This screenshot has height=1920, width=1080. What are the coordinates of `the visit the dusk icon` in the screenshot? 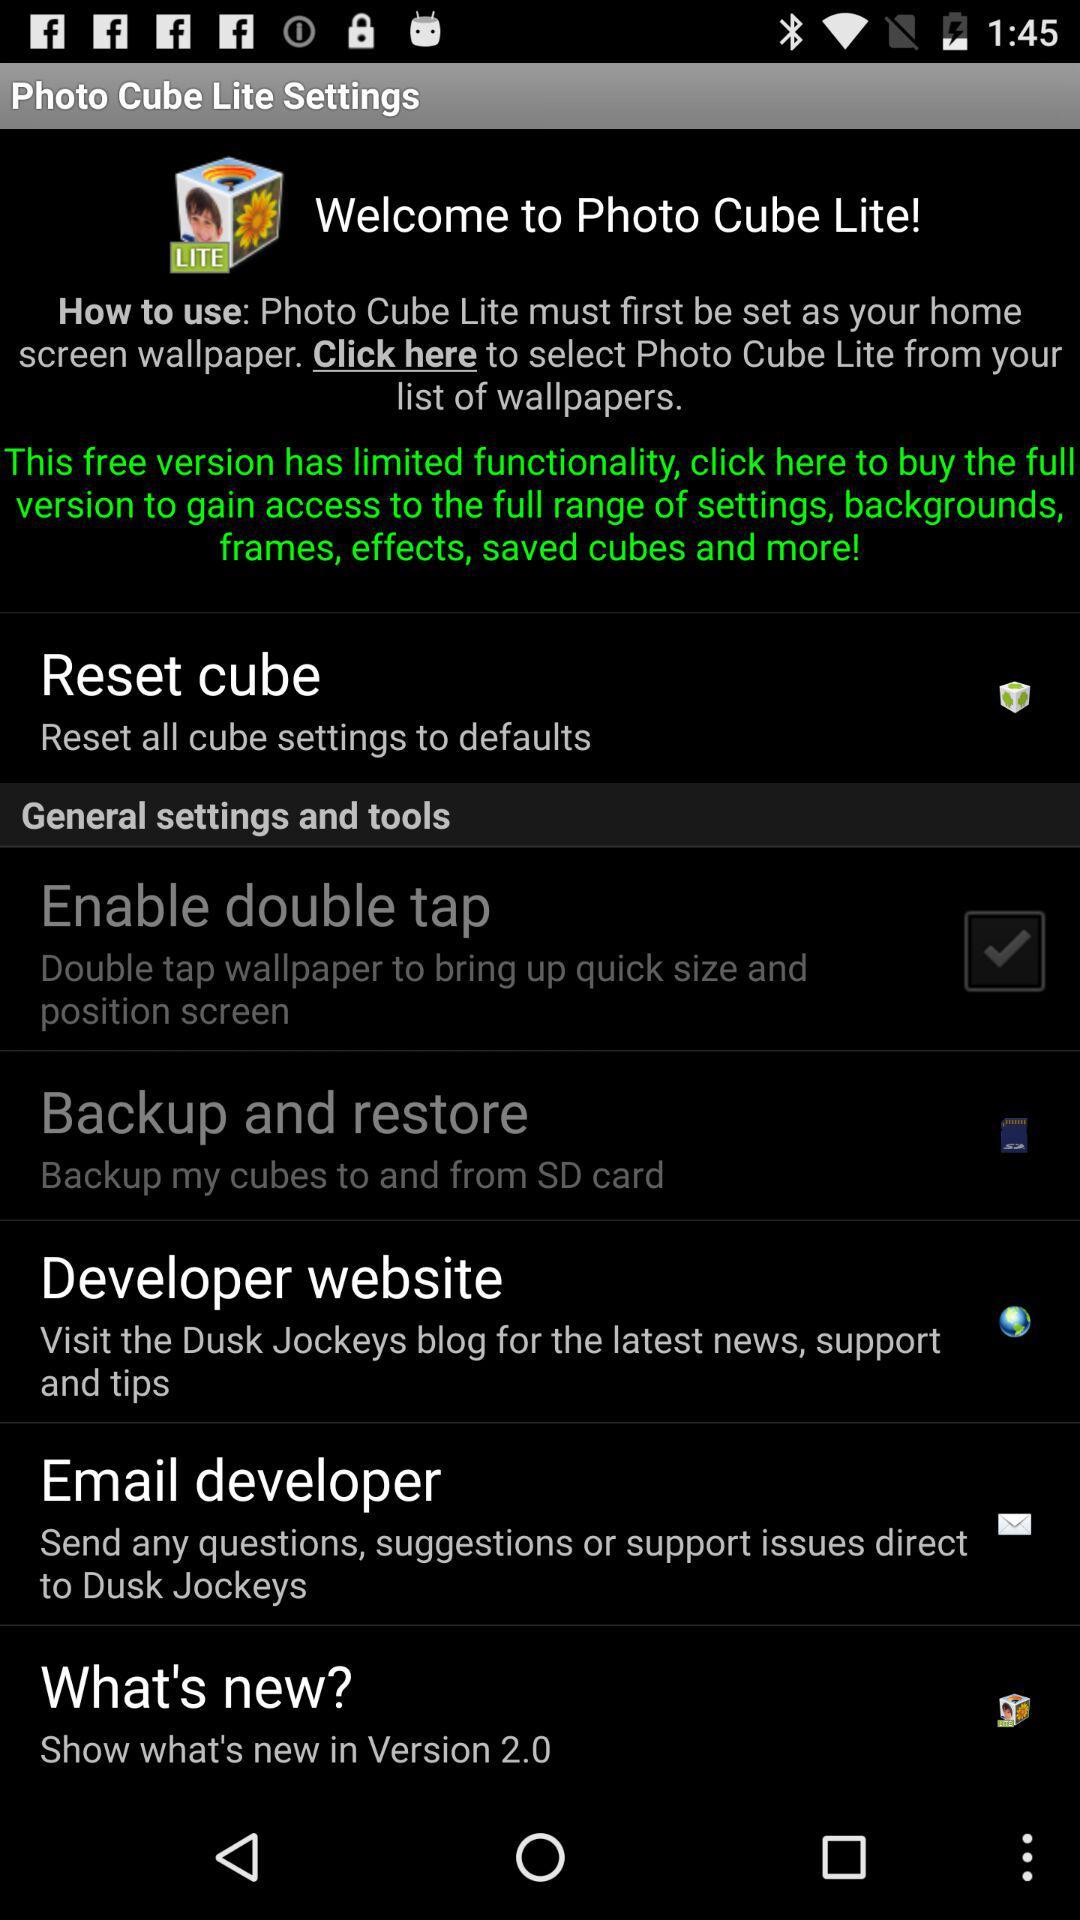 It's located at (509, 1360).